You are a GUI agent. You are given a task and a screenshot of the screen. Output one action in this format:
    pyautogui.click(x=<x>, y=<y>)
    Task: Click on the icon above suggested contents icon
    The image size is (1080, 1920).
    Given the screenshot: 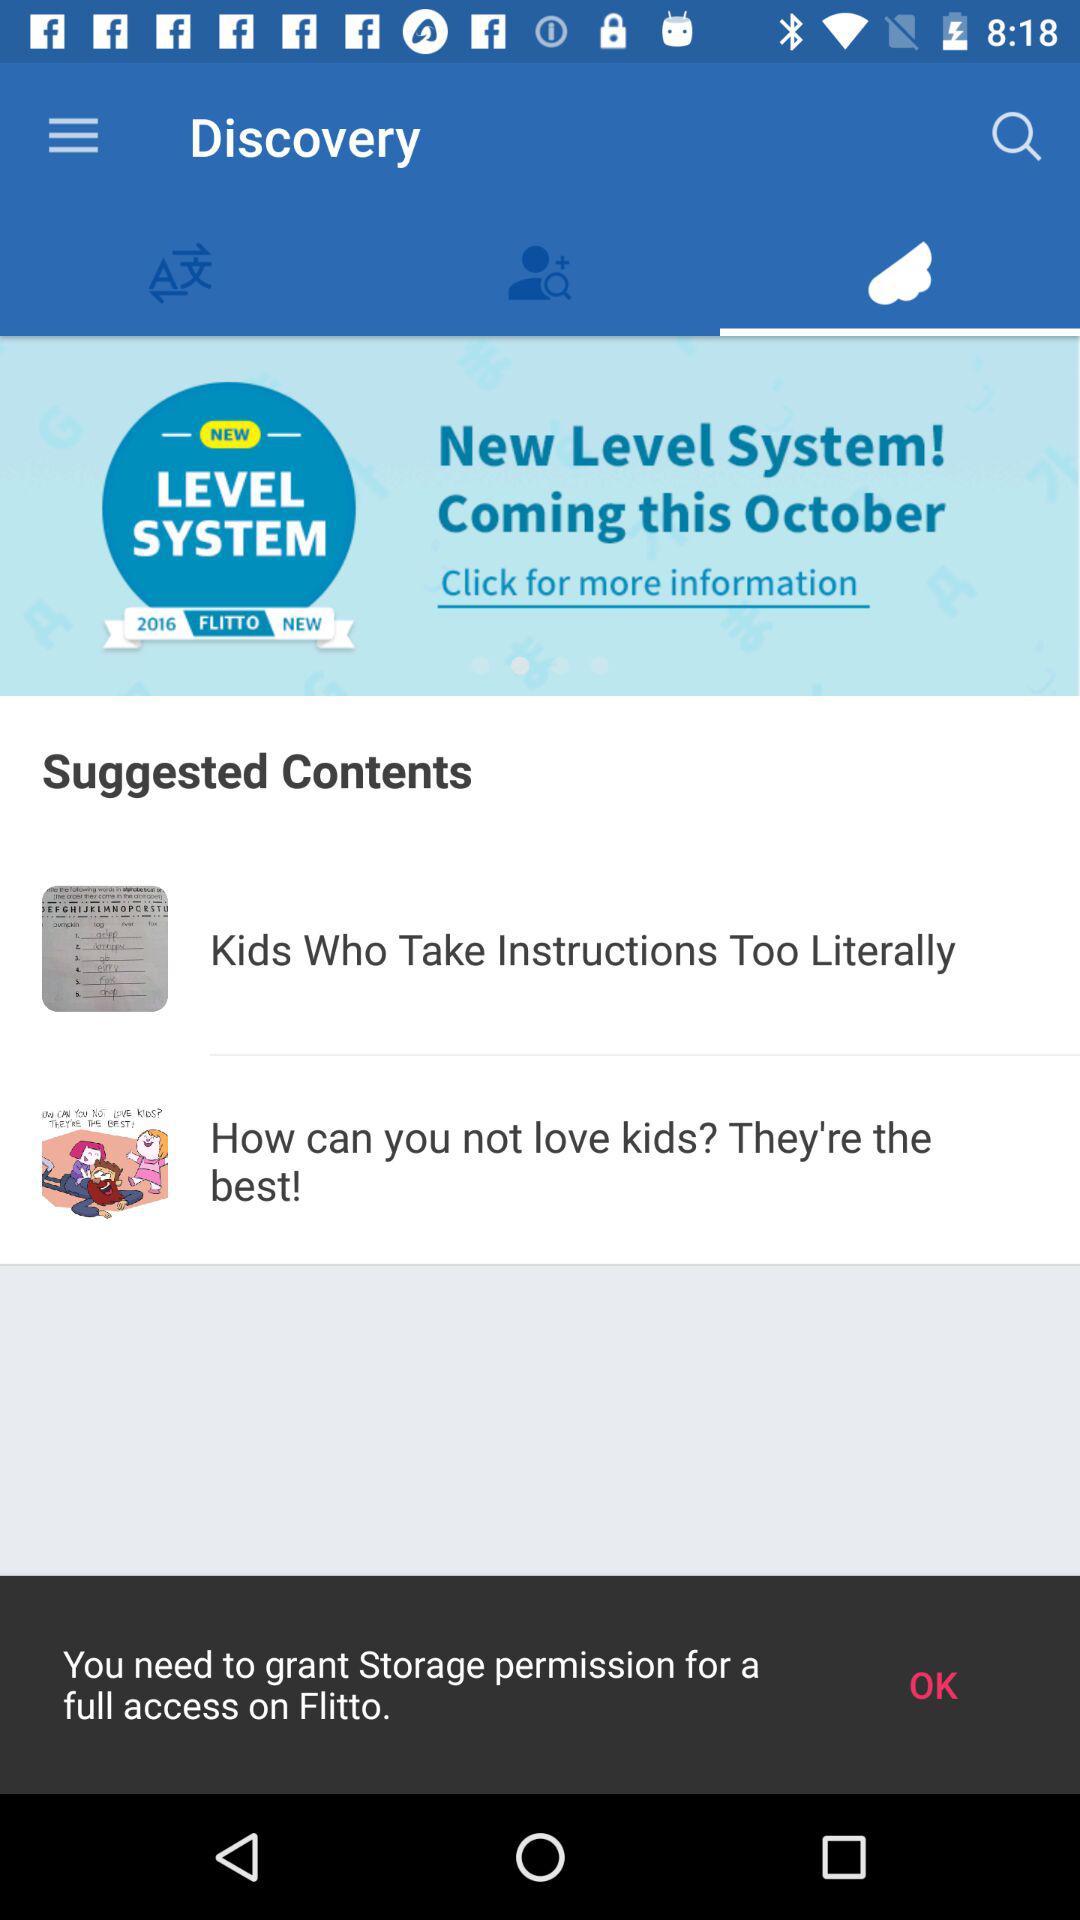 What is the action you would take?
    pyautogui.click(x=519, y=665)
    